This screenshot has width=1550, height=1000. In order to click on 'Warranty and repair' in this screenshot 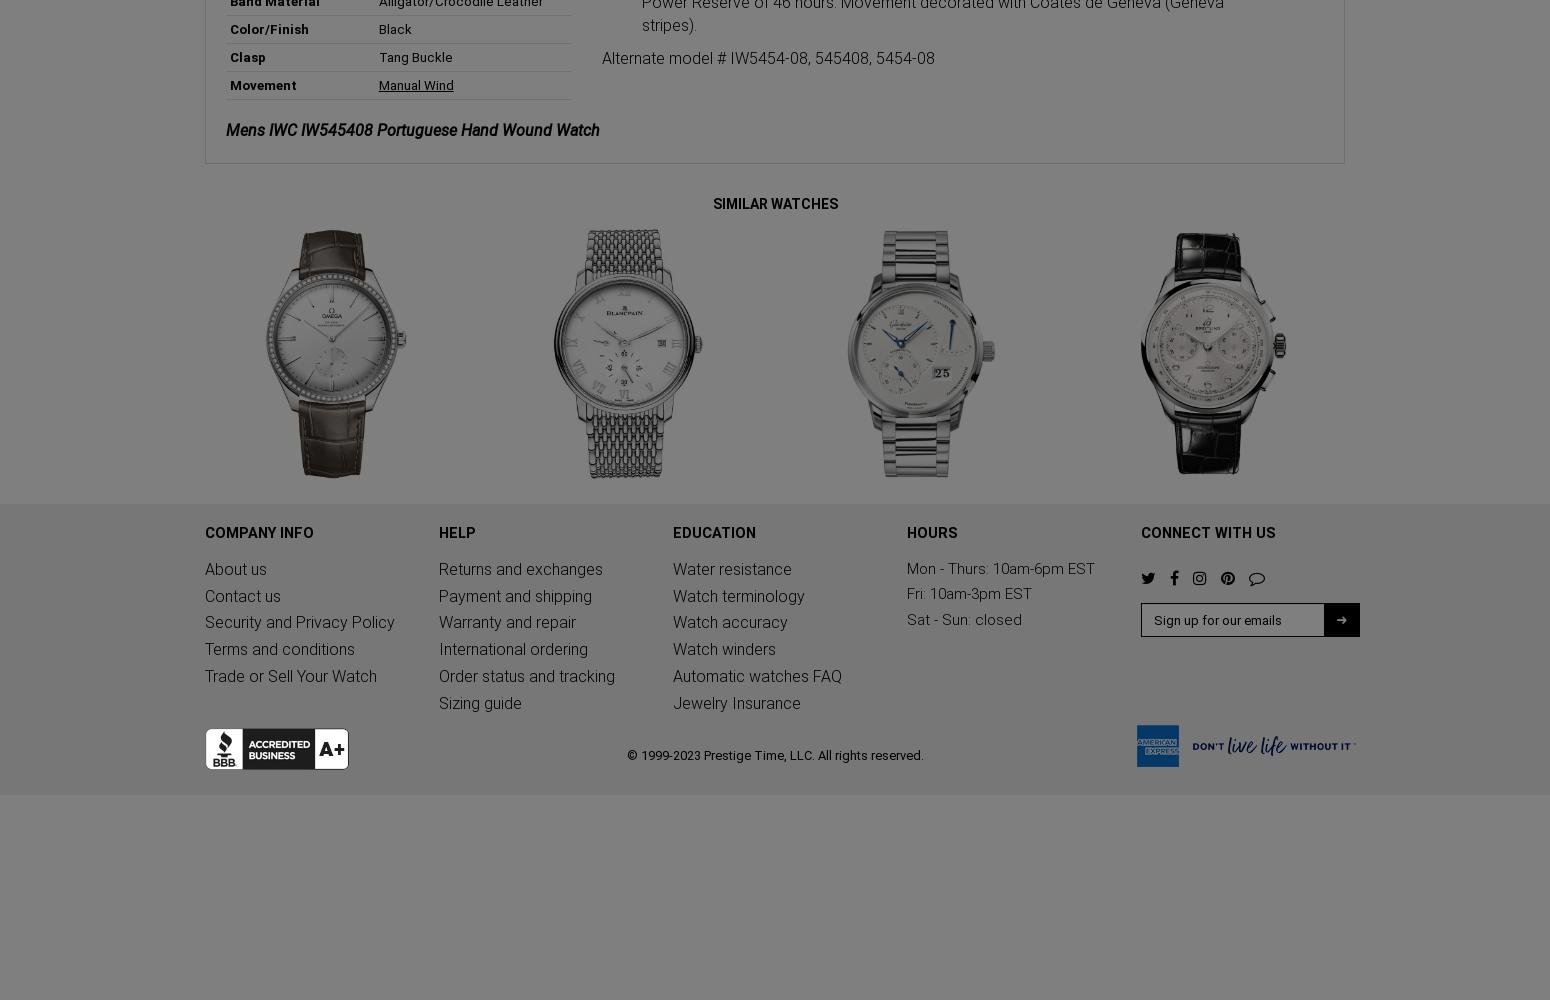, I will do `click(438, 621)`.